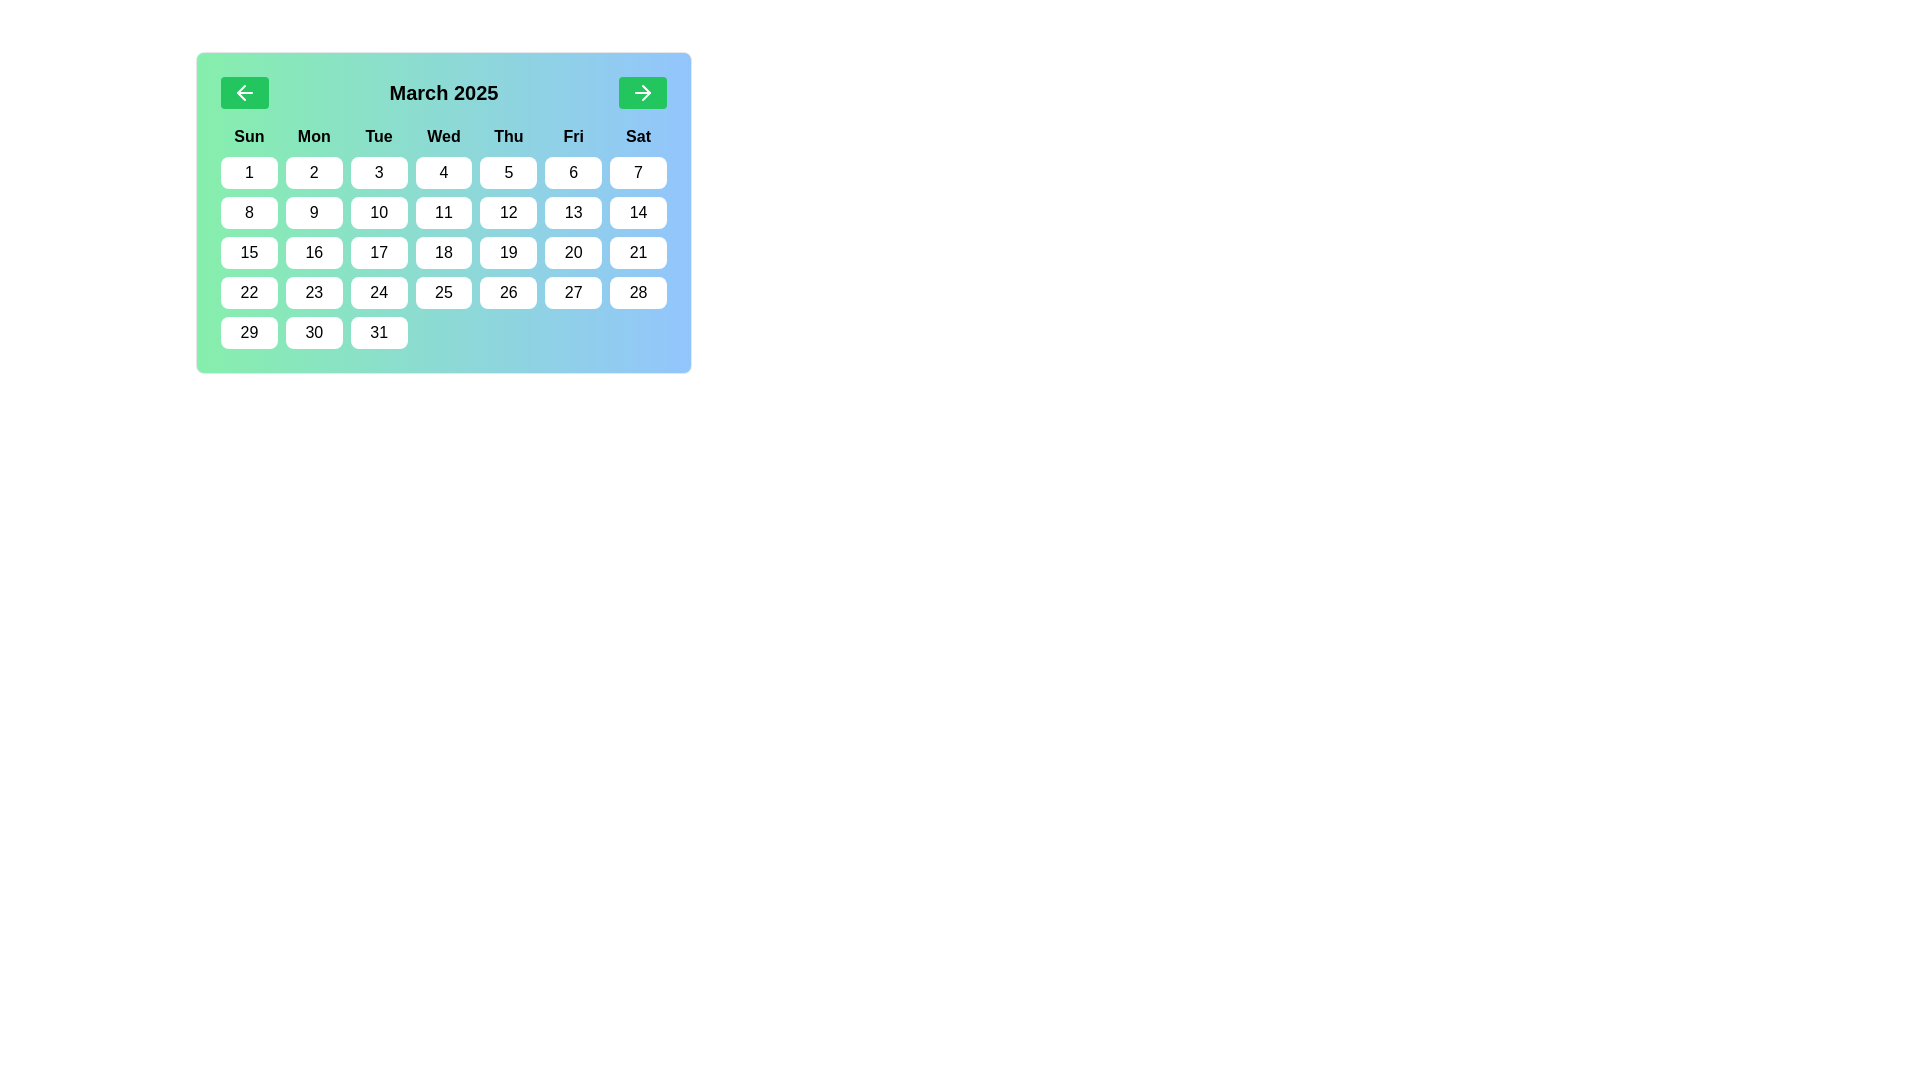 The image size is (1920, 1080). What do you see at coordinates (313, 293) in the screenshot?
I see `the date button '23' in the calendar grid located in the fourth row and second column, which is below 'Mon' and adjacent to '22' and '24'` at bounding box center [313, 293].